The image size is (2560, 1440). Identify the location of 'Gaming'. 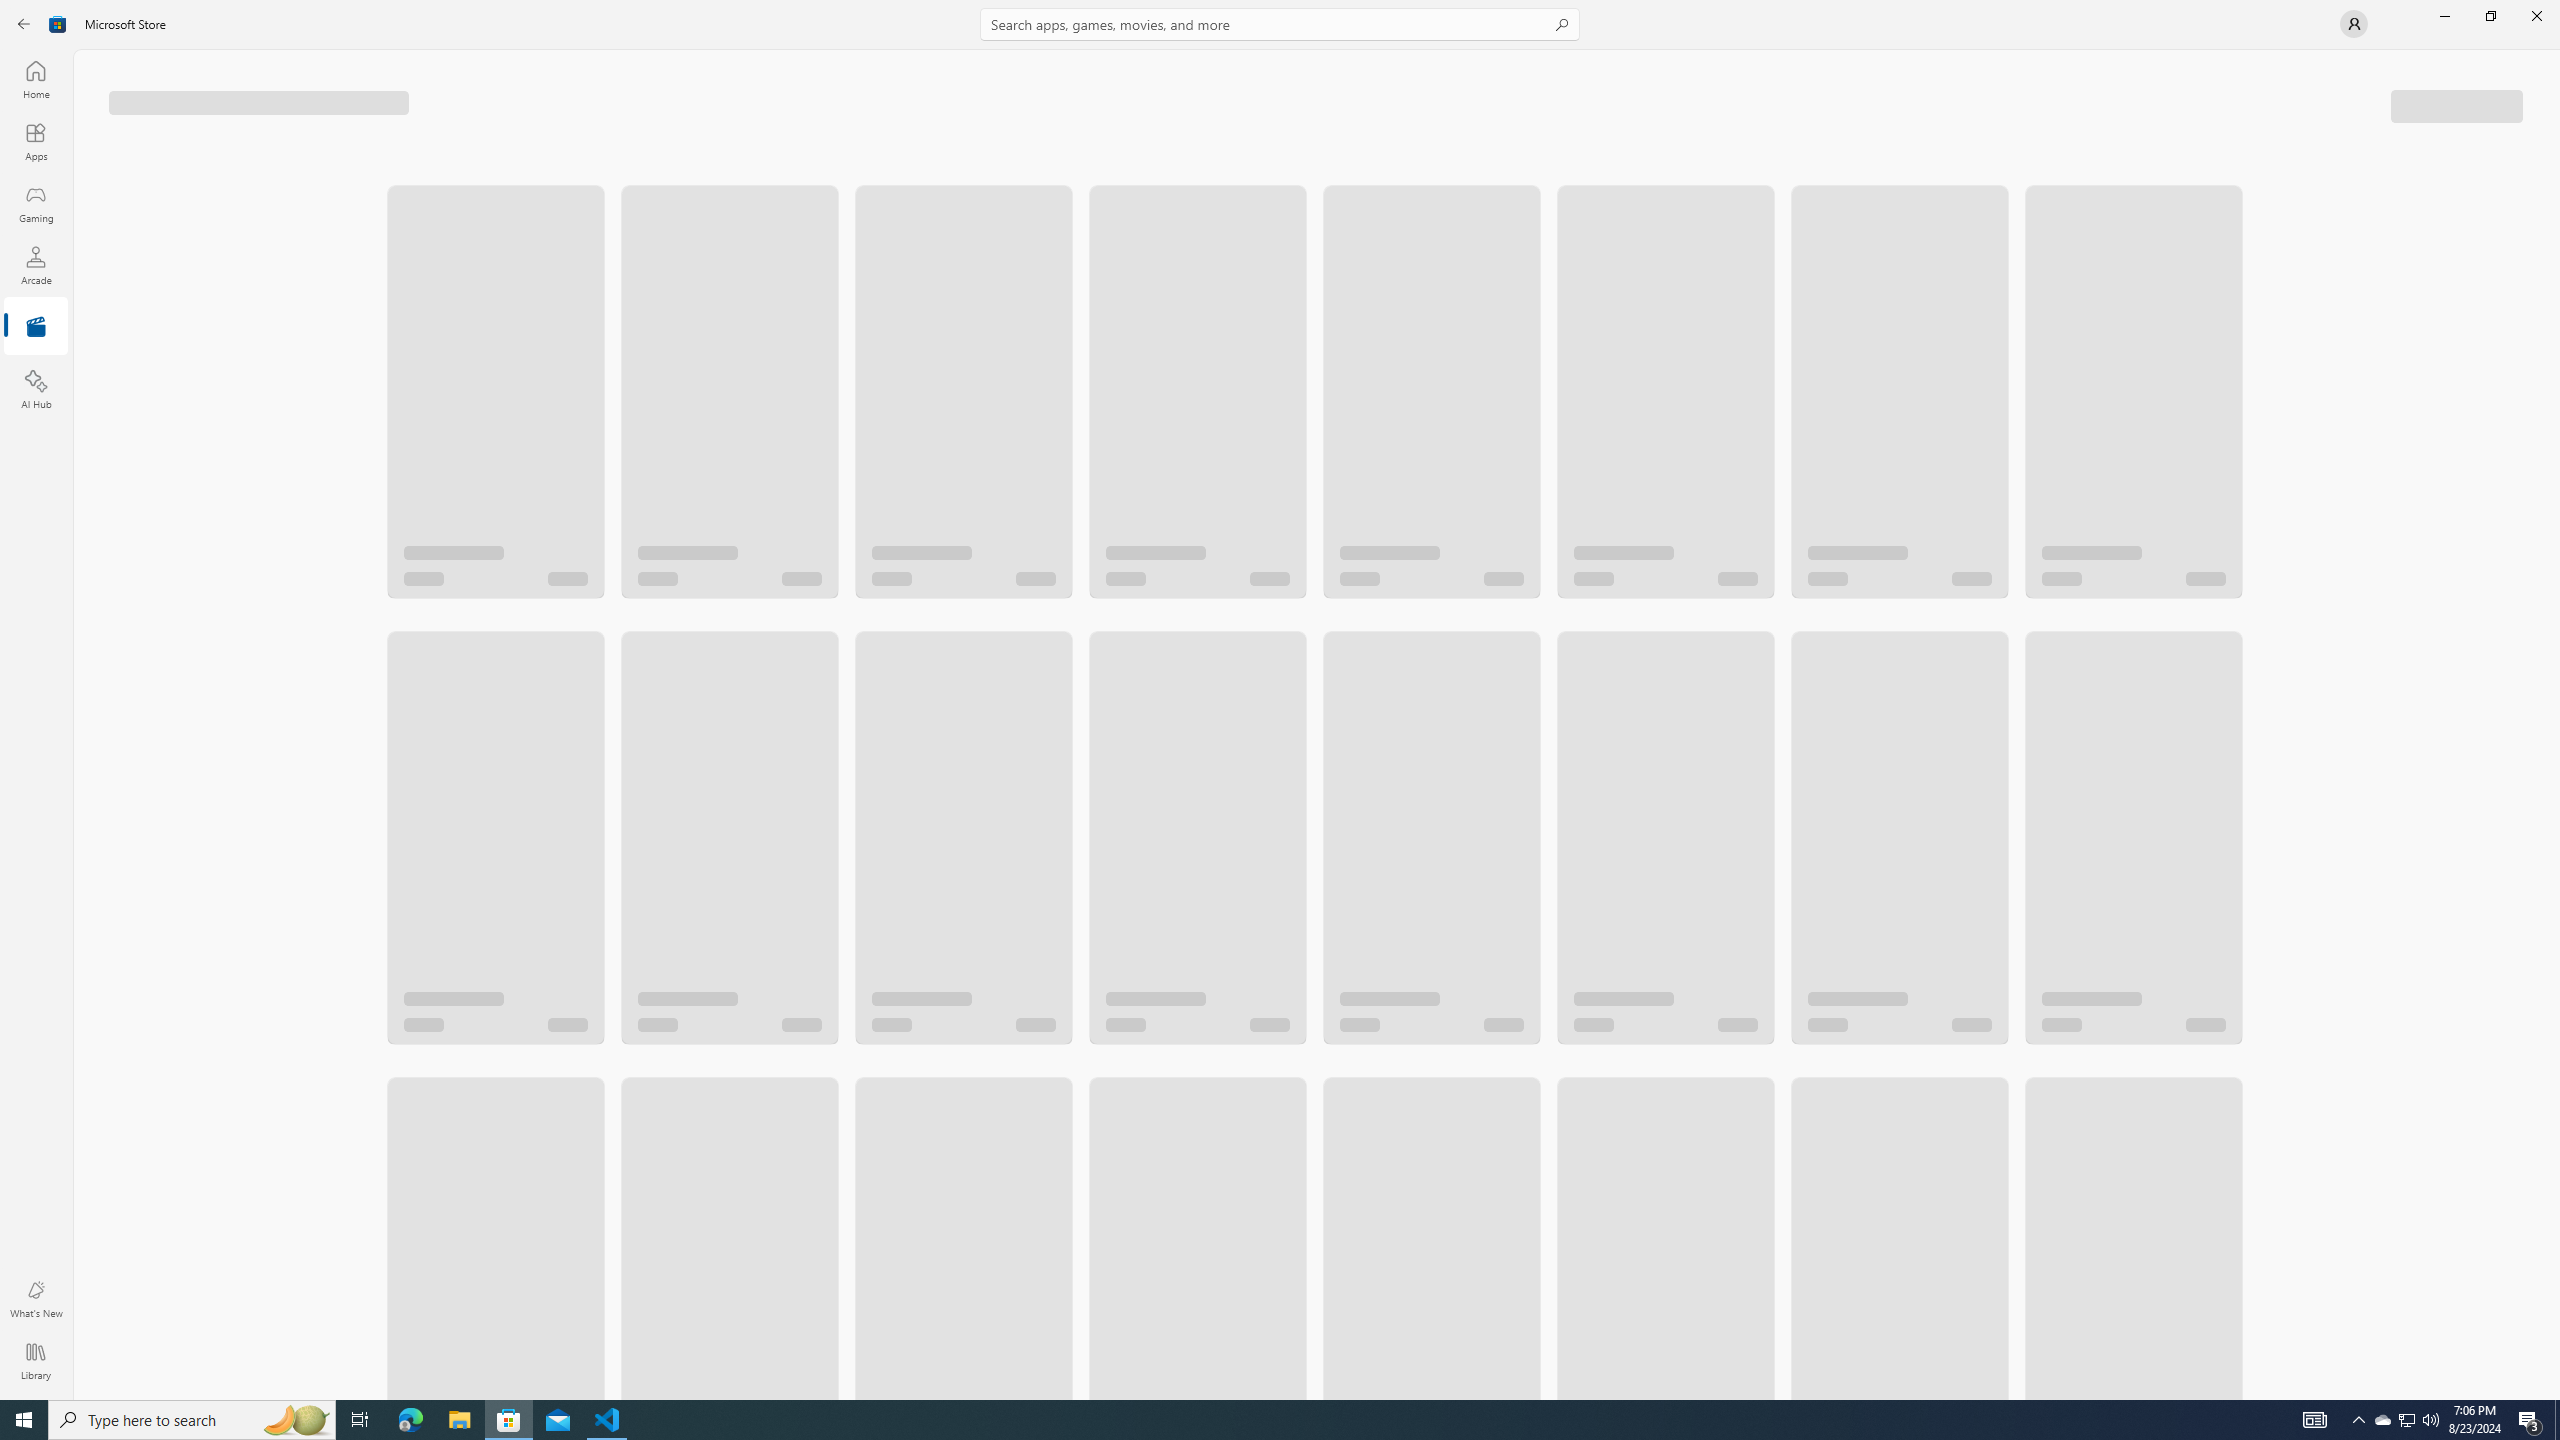
(34, 202).